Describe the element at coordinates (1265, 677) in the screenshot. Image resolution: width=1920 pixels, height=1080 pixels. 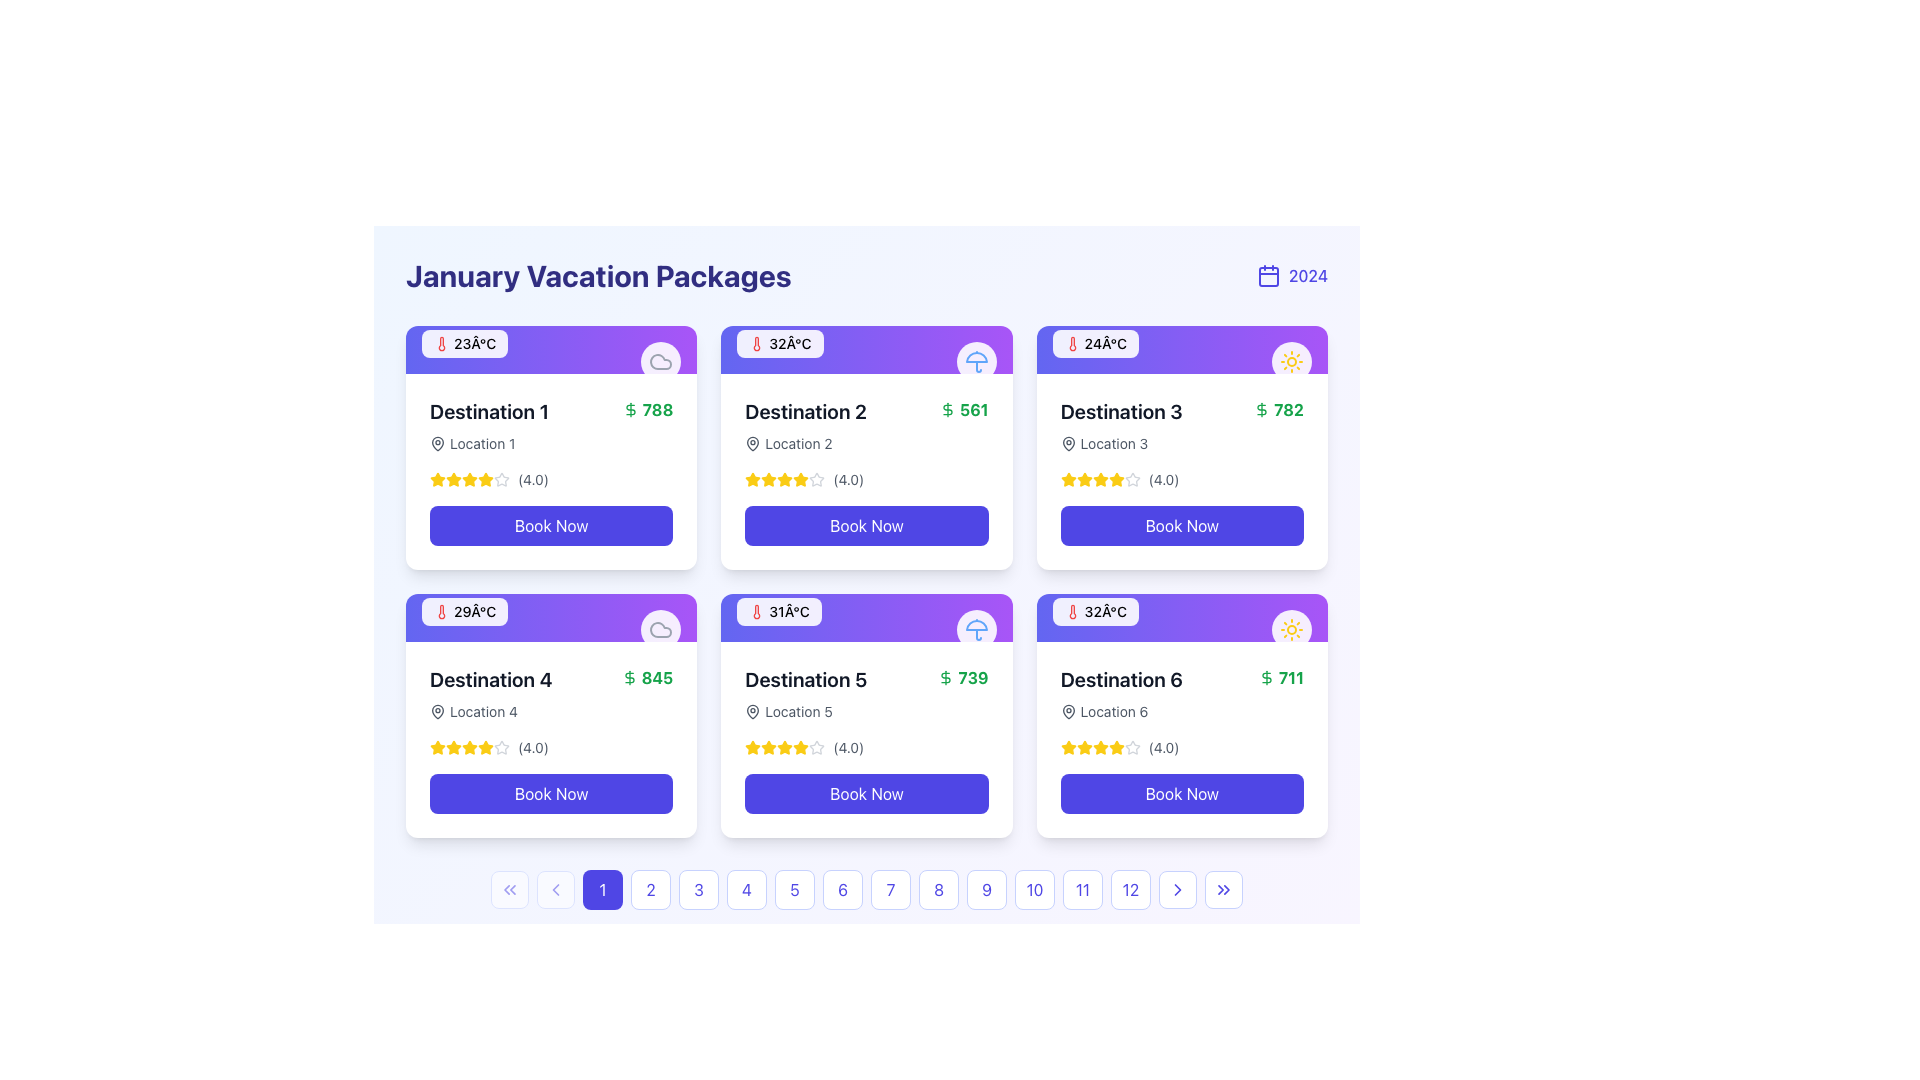
I see `the green dollar sign icon ('$') that is adjacent to the bold numeric text '711', located in the lower-right corner of the 'Destination 6' card` at that location.